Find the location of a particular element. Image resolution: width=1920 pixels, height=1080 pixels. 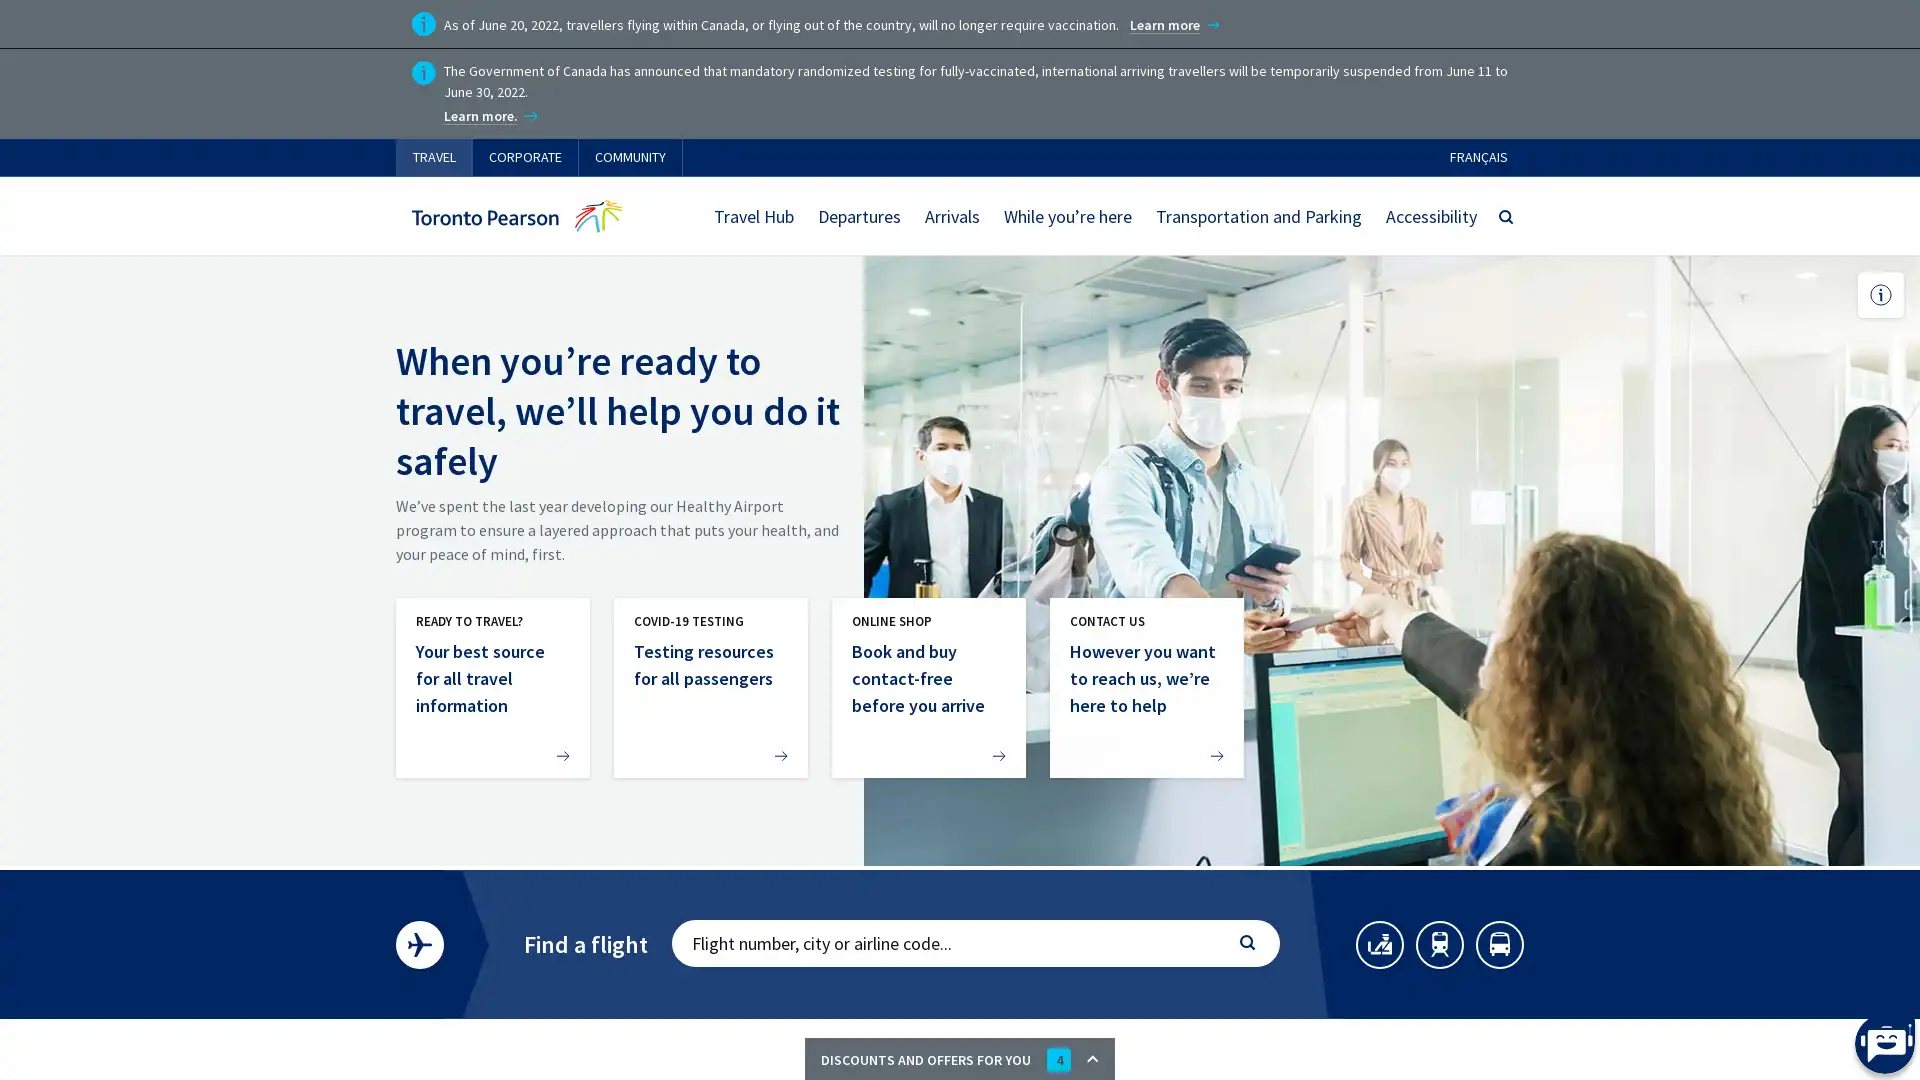

FLIGHTSEARCH is located at coordinates (419, 944).